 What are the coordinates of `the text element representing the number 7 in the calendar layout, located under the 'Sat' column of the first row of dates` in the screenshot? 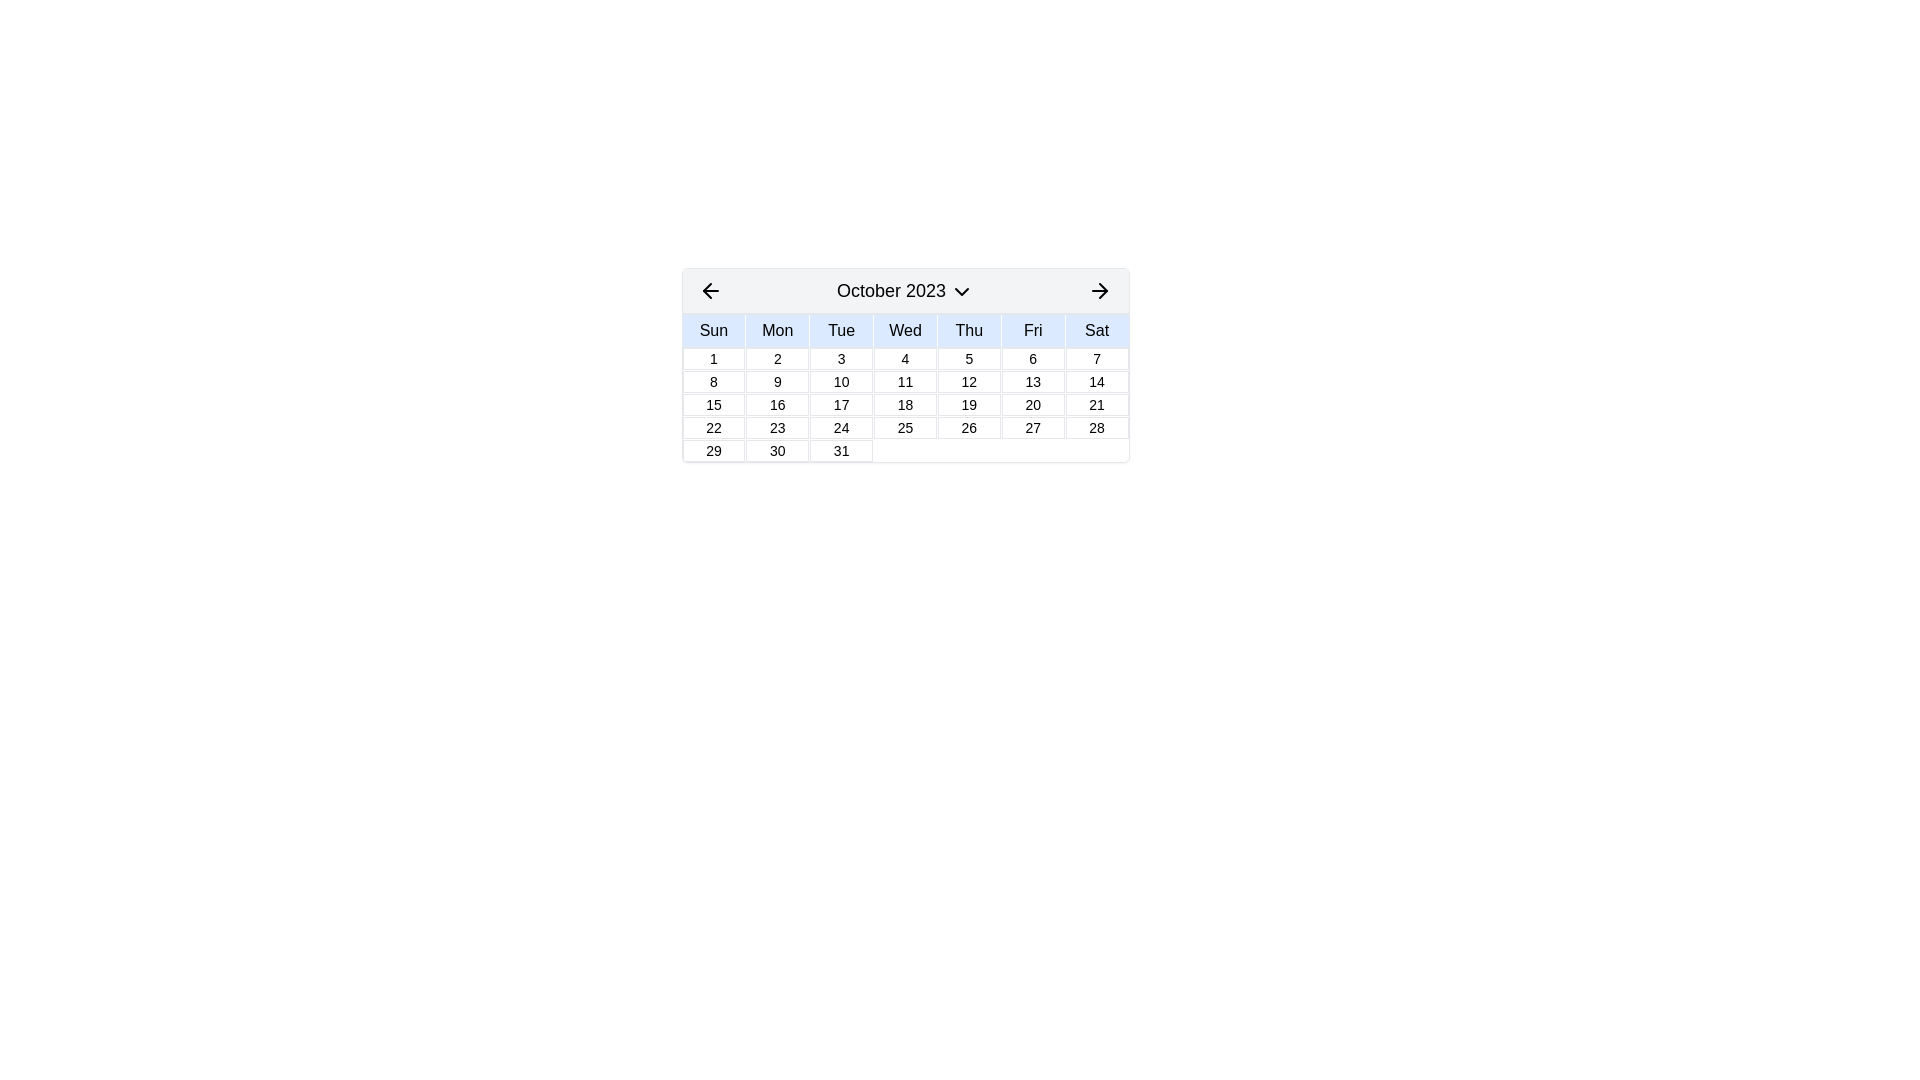 It's located at (1096, 357).